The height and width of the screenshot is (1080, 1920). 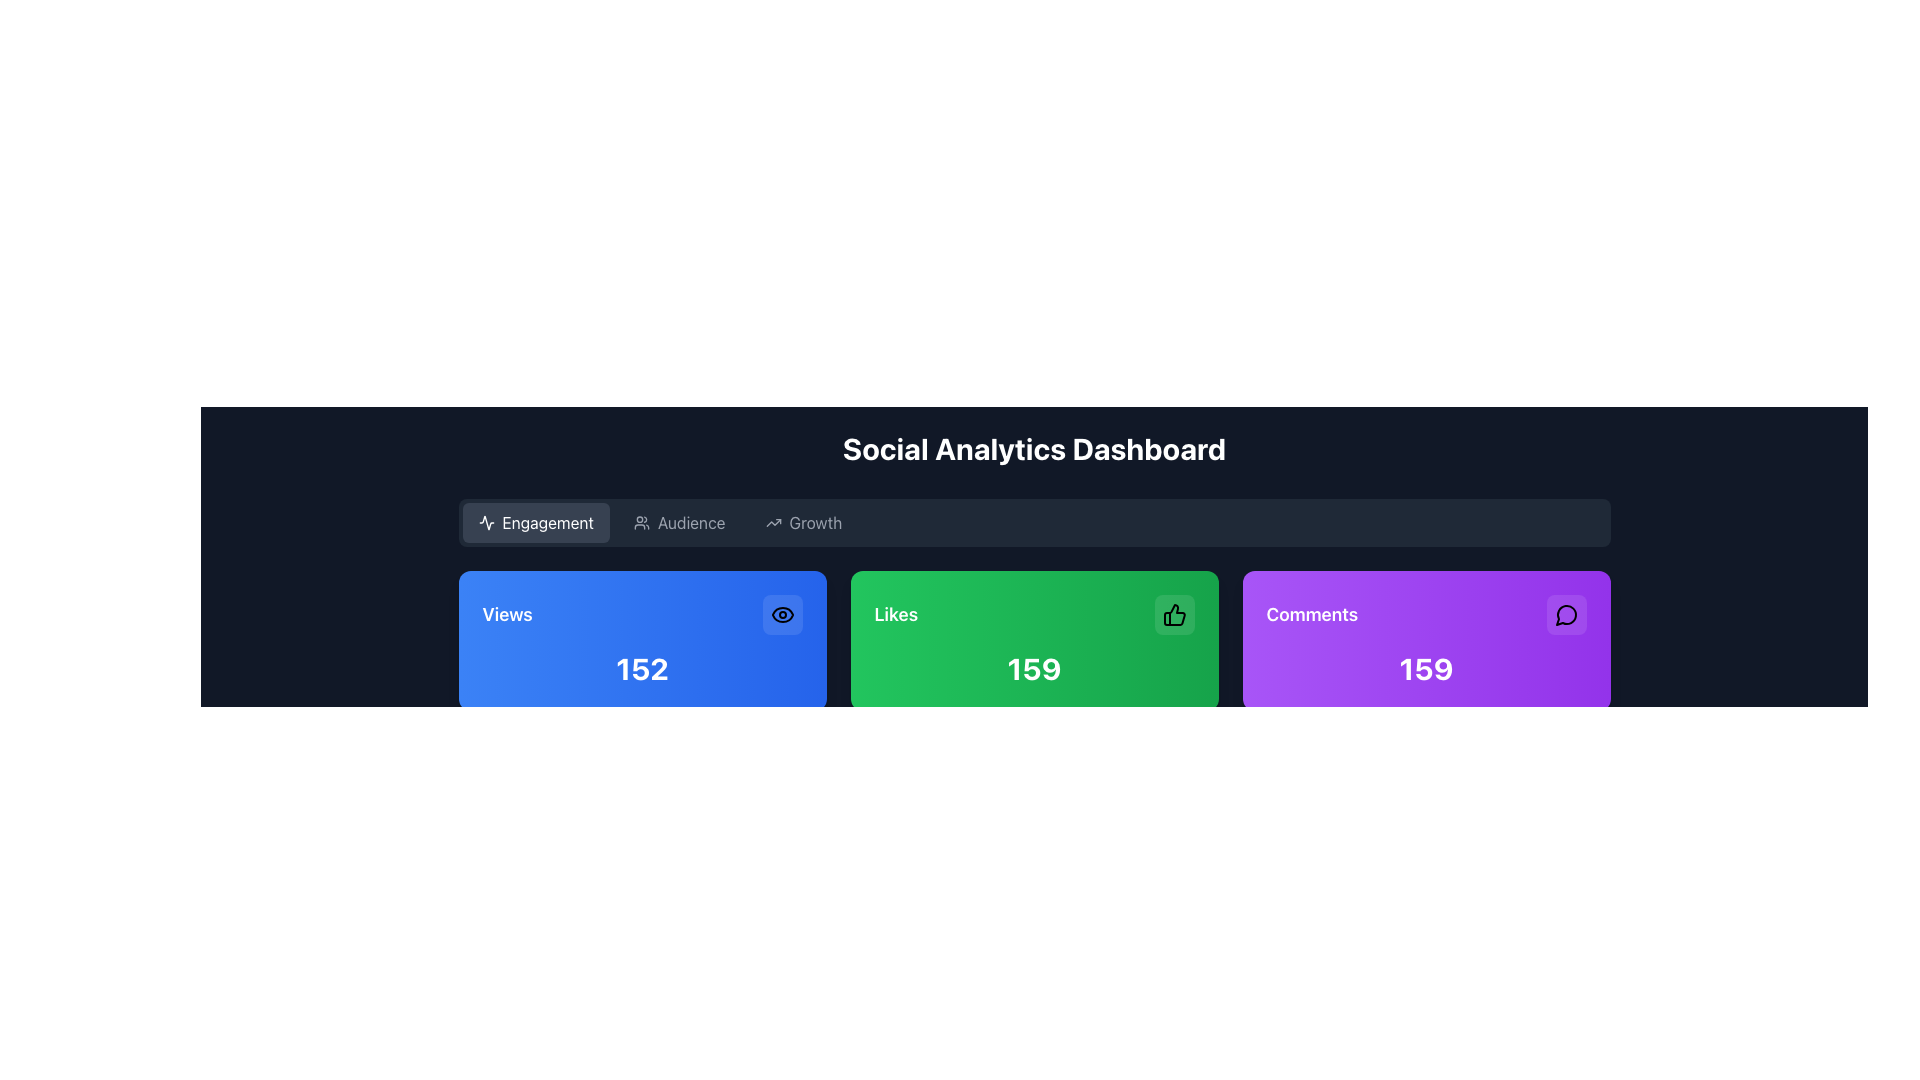 I want to click on the speech bubble icon button located at the rightmost side of the Comments section, so click(x=1565, y=613).